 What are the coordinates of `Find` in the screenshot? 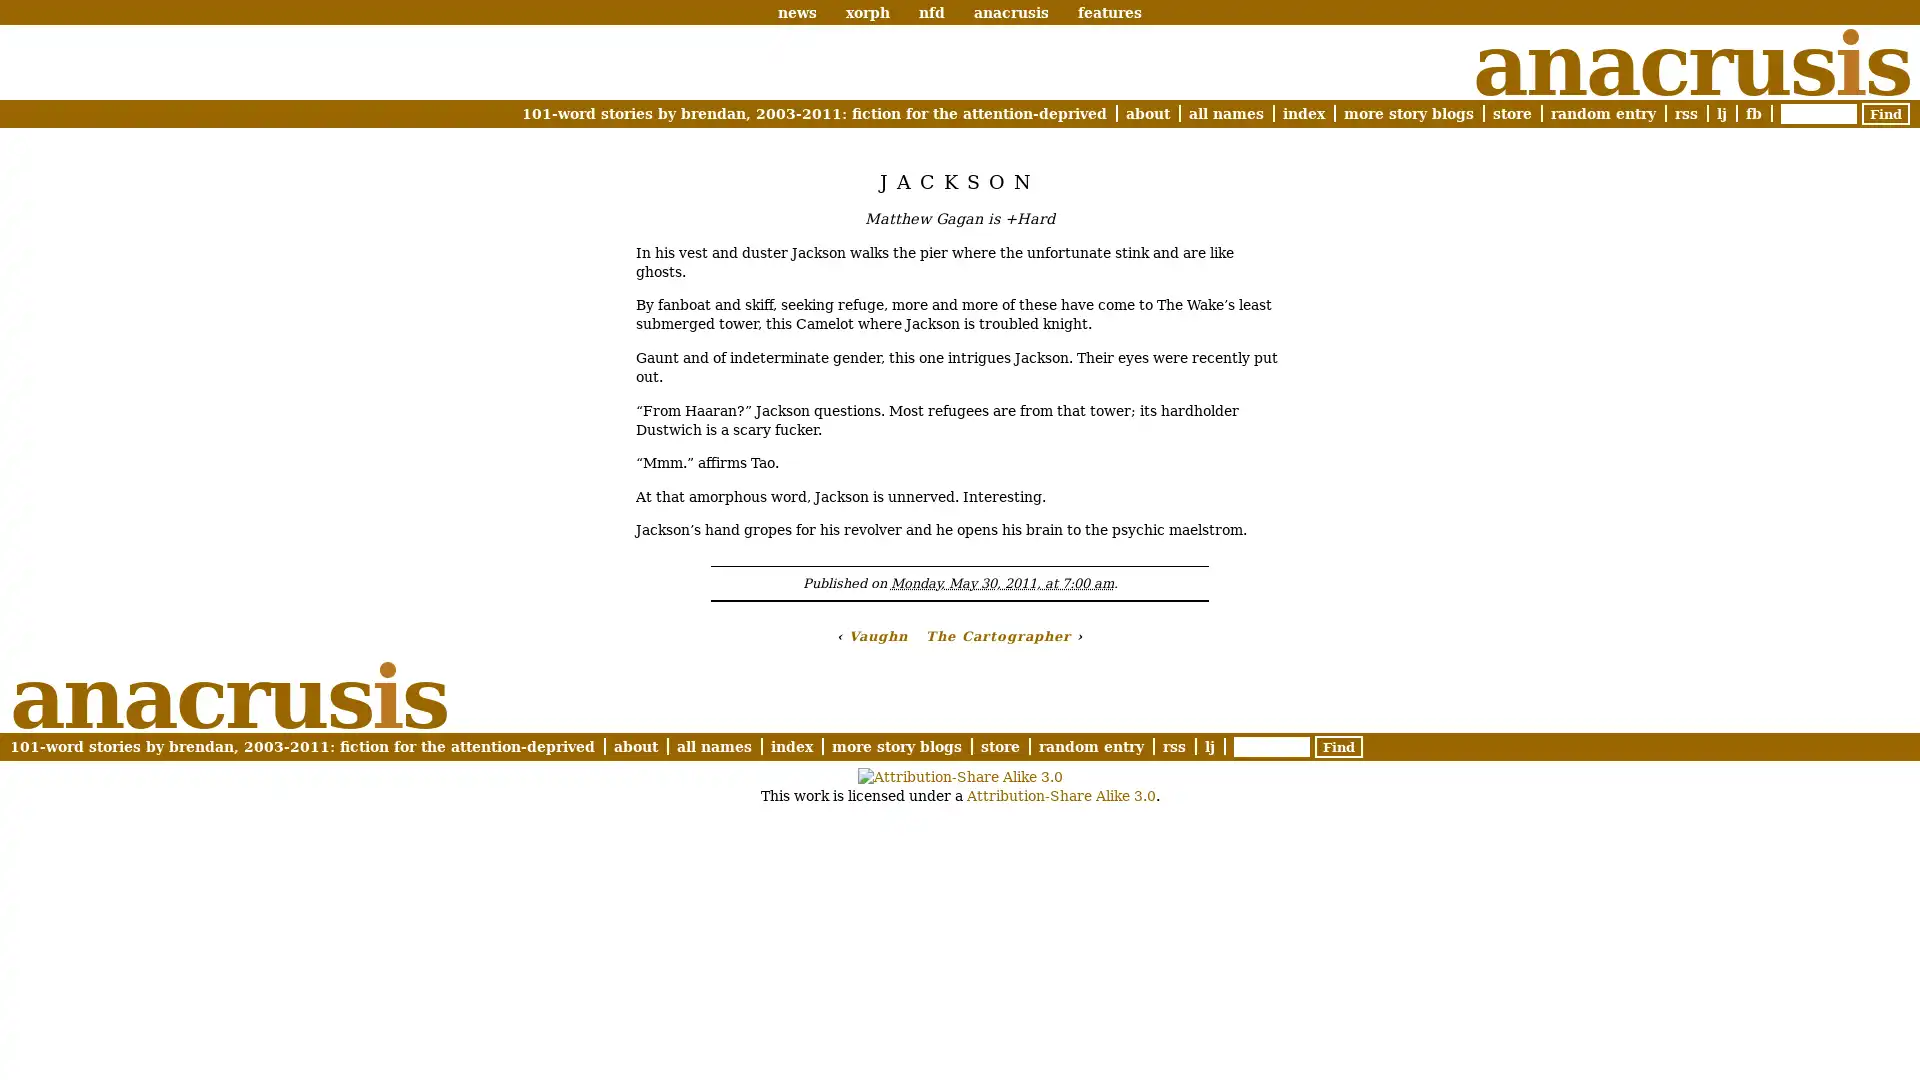 It's located at (1885, 114).